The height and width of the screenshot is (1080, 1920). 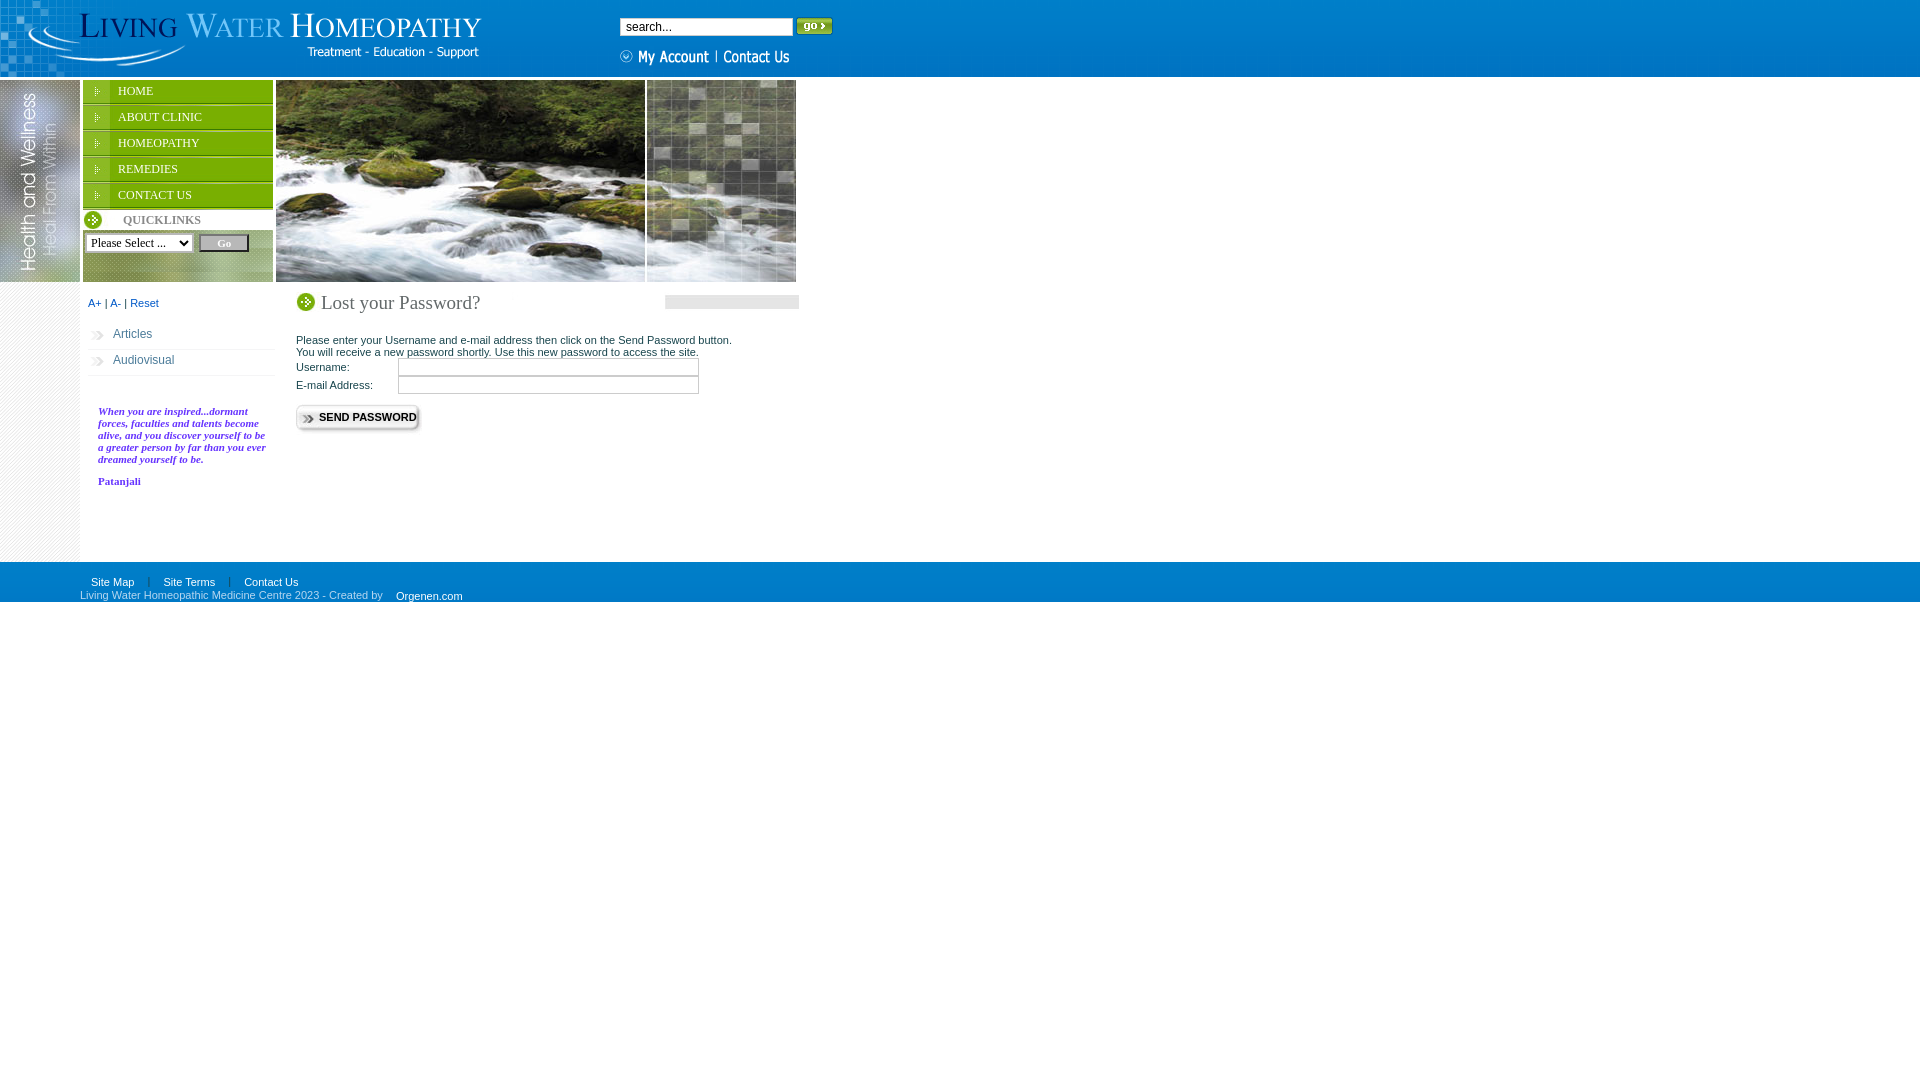 What do you see at coordinates (224, 242) in the screenshot?
I see `'Go'` at bounding box center [224, 242].